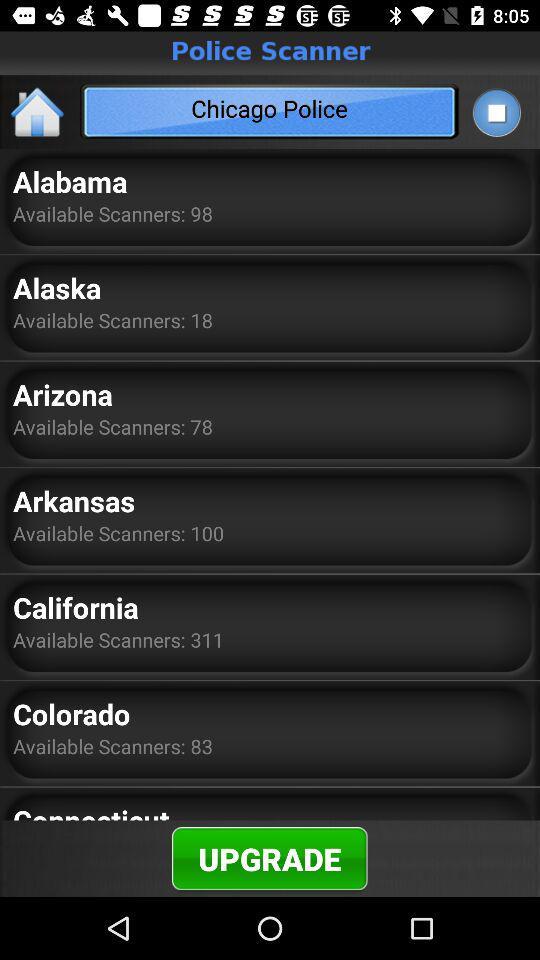  I want to click on the icon at the top right corner of the house, so click(495, 112).